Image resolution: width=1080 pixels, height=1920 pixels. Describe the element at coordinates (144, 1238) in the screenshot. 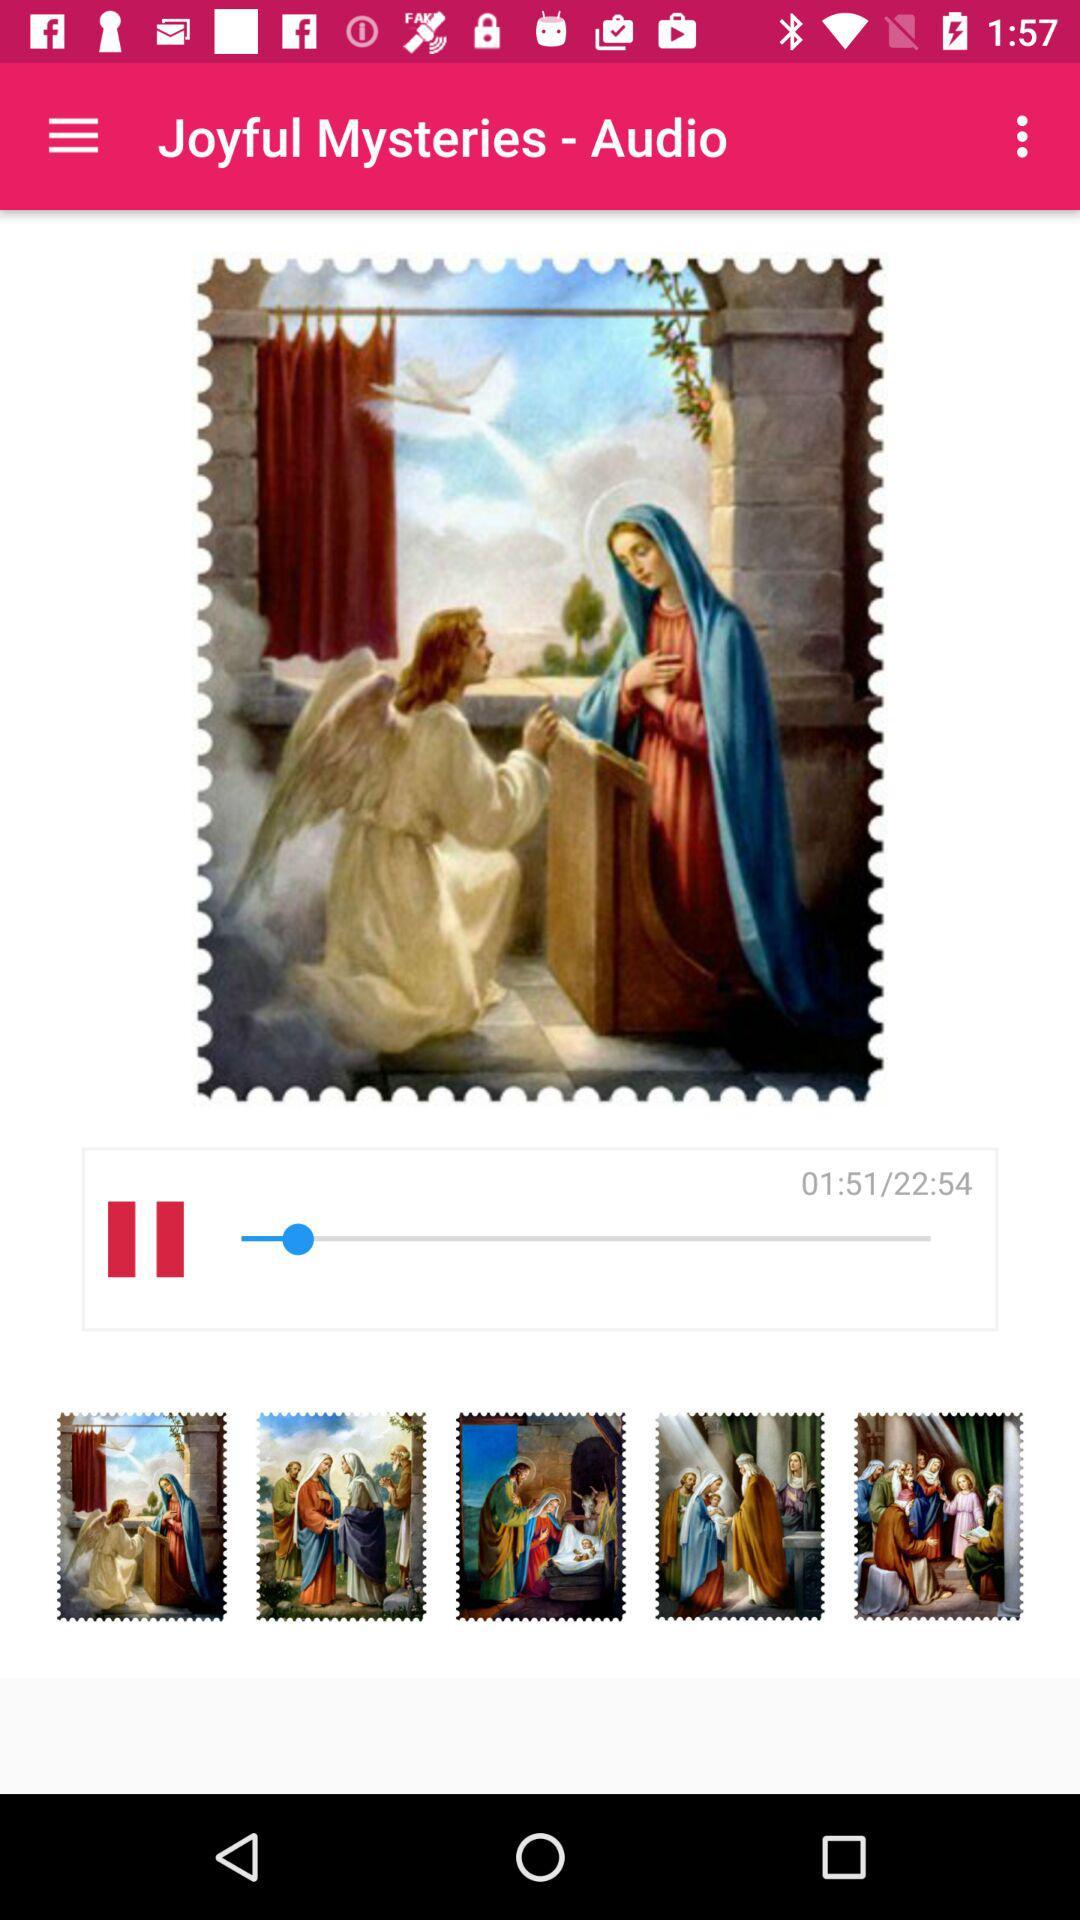

I see `the item on the left` at that location.